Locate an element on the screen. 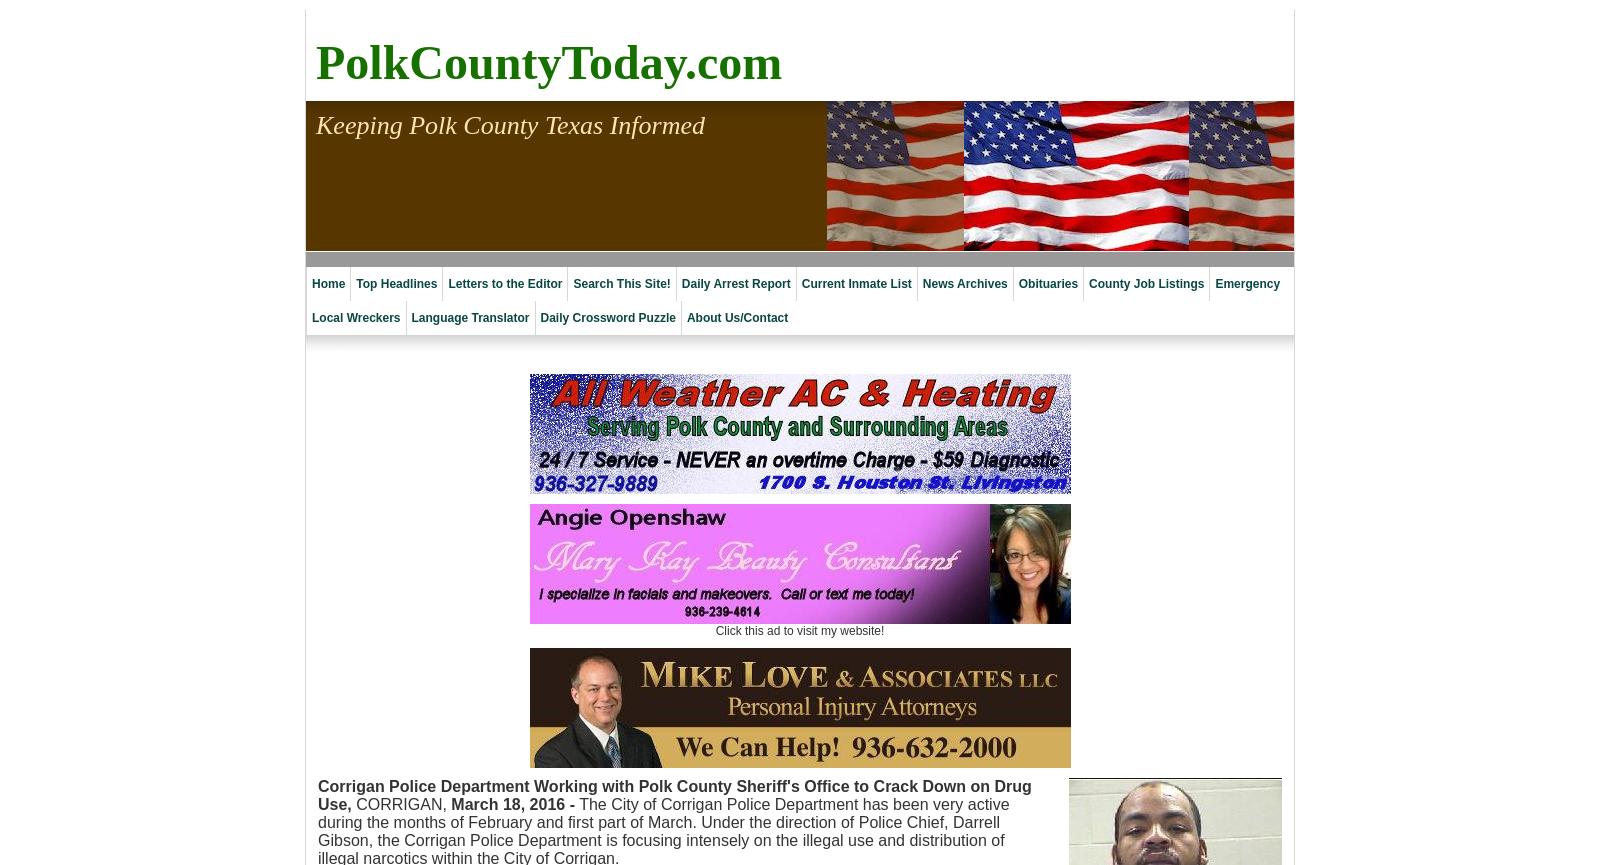 The height and width of the screenshot is (865, 1600). 'Emergency' is located at coordinates (1246, 282).